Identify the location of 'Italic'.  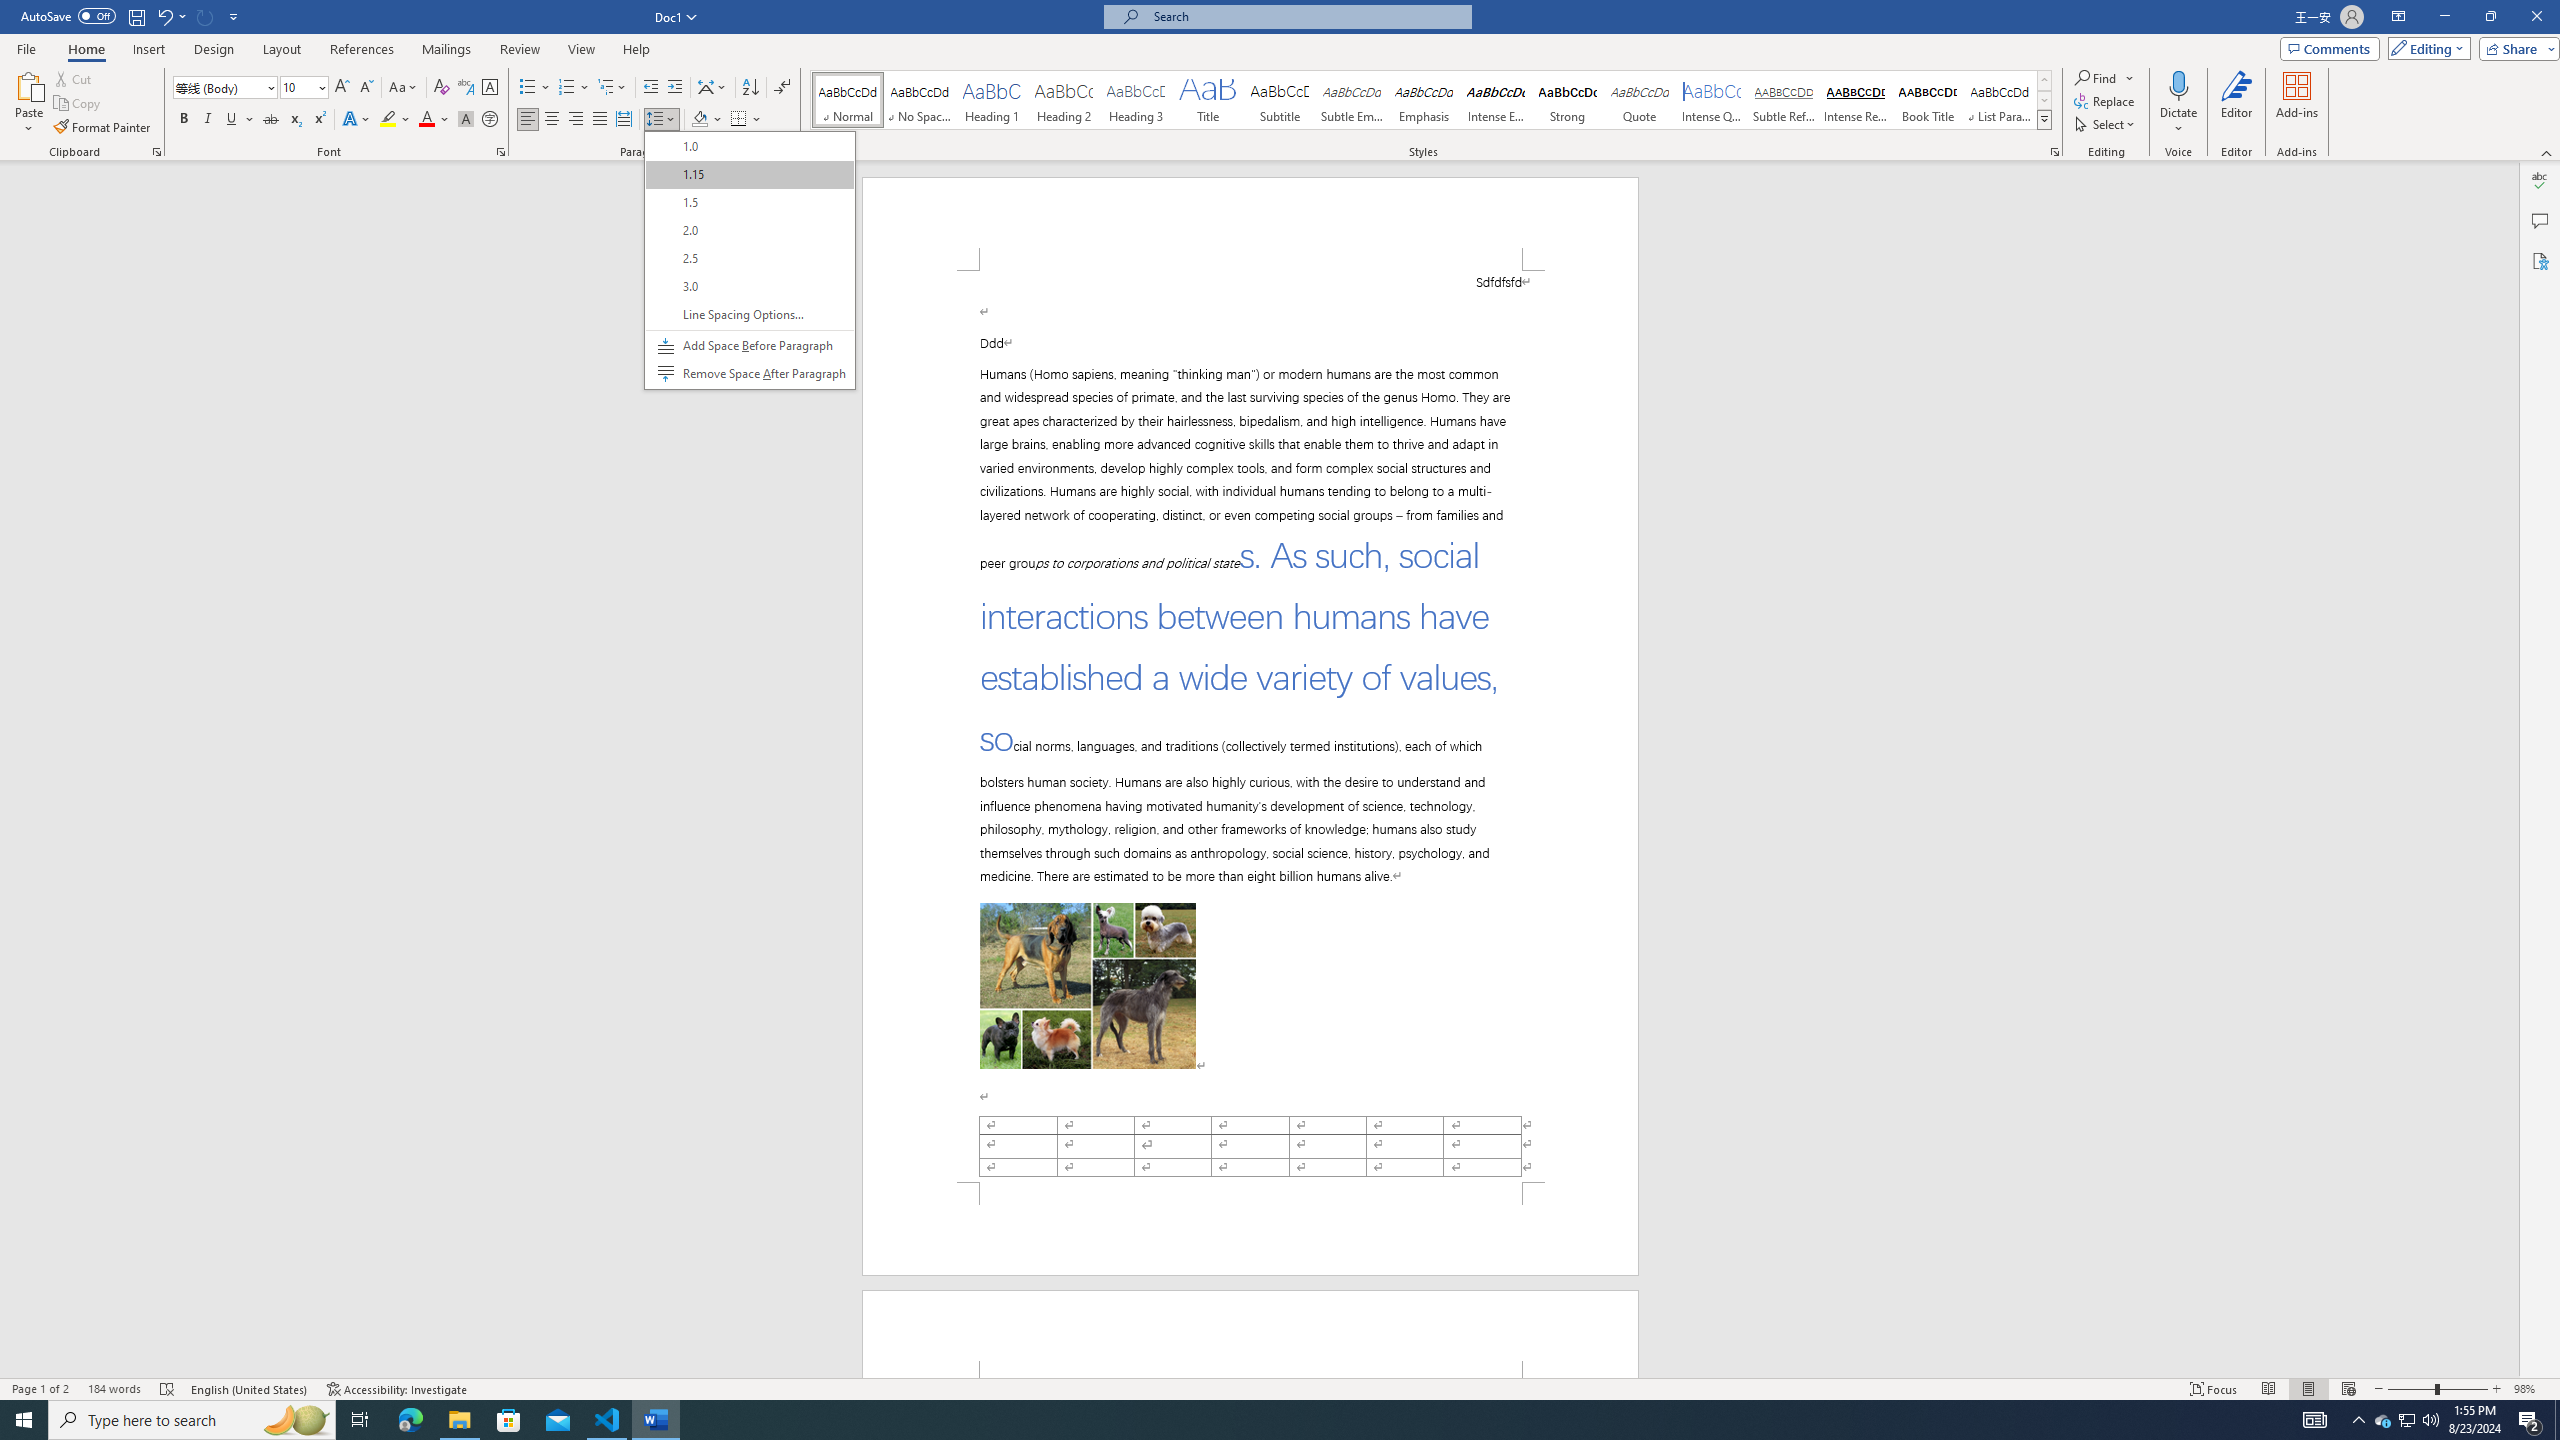
(270, 118).